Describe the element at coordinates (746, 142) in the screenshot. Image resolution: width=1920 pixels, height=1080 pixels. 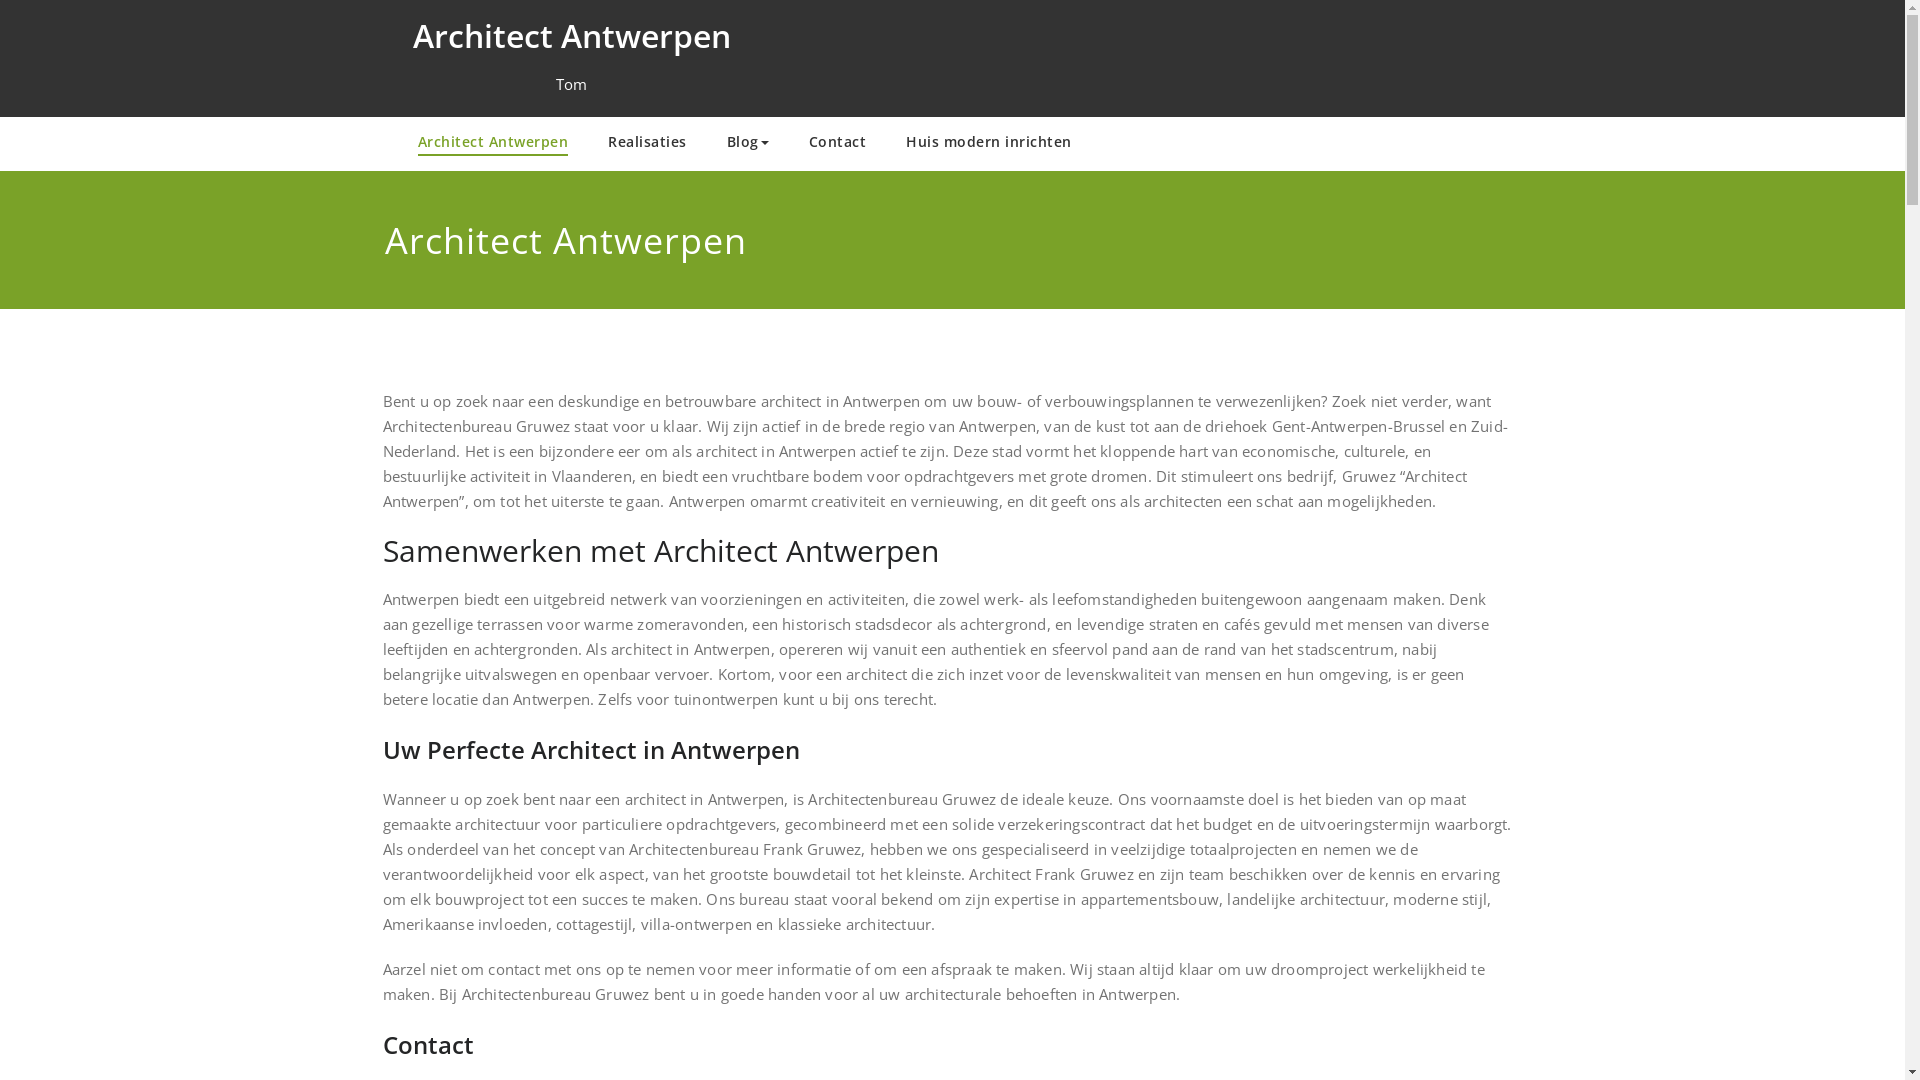
I see `'Blog'` at that location.